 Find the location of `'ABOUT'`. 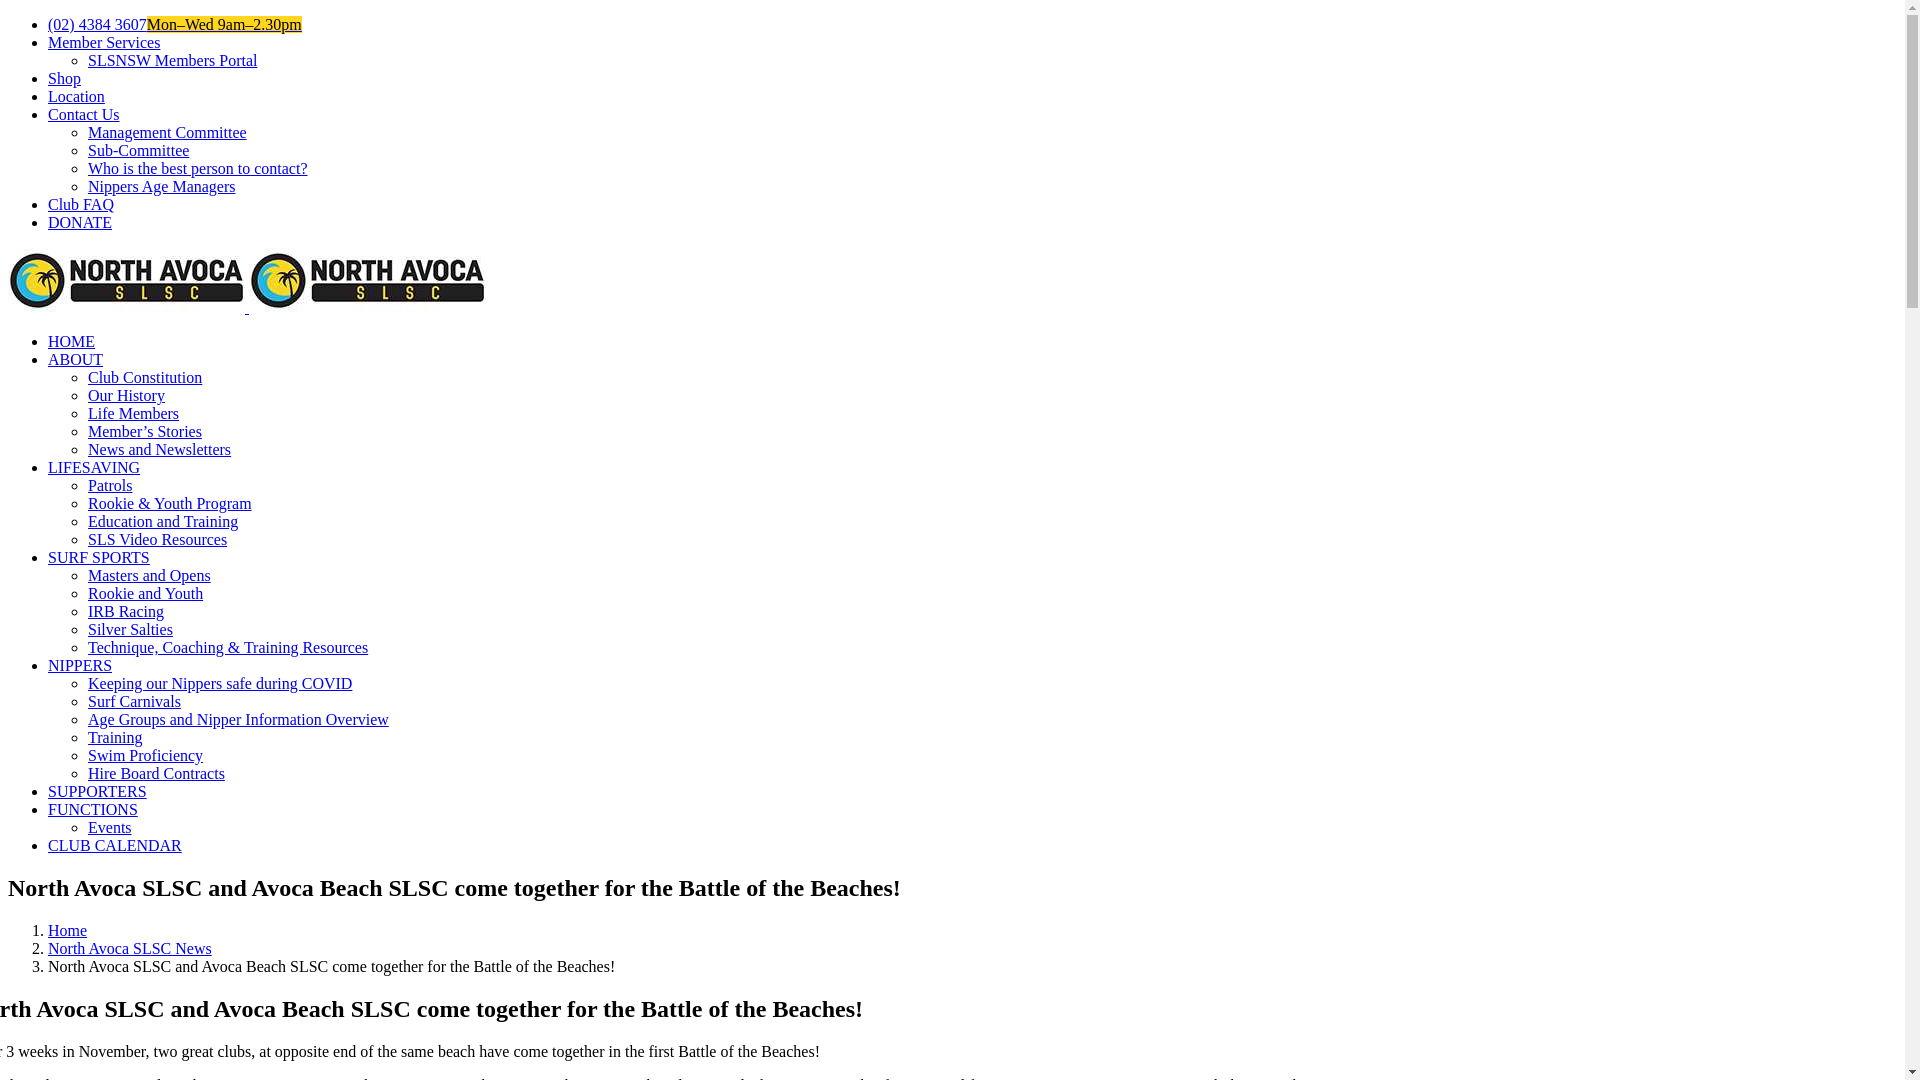

'ABOUT' is located at coordinates (75, 358).